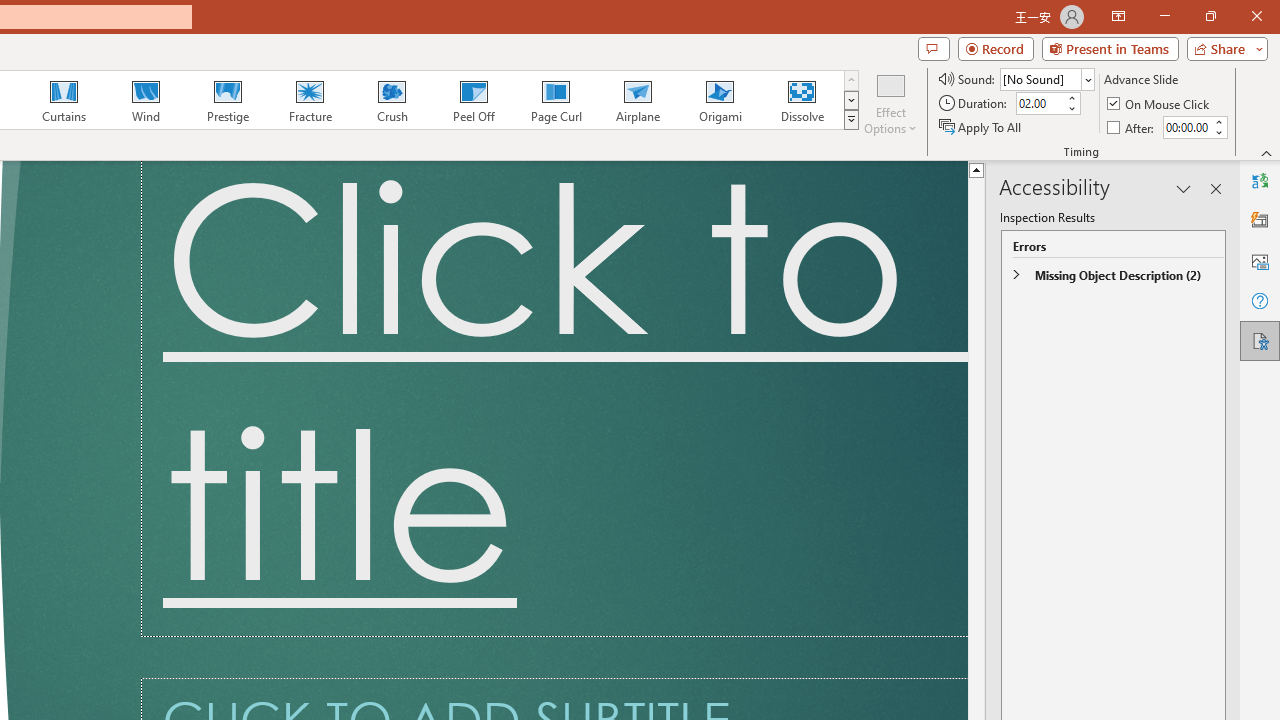 This screenshot has height=720, width=1280. Describe the element at coordinates (64, 100) in the screenshot. I see `'Curtains'` at that location.